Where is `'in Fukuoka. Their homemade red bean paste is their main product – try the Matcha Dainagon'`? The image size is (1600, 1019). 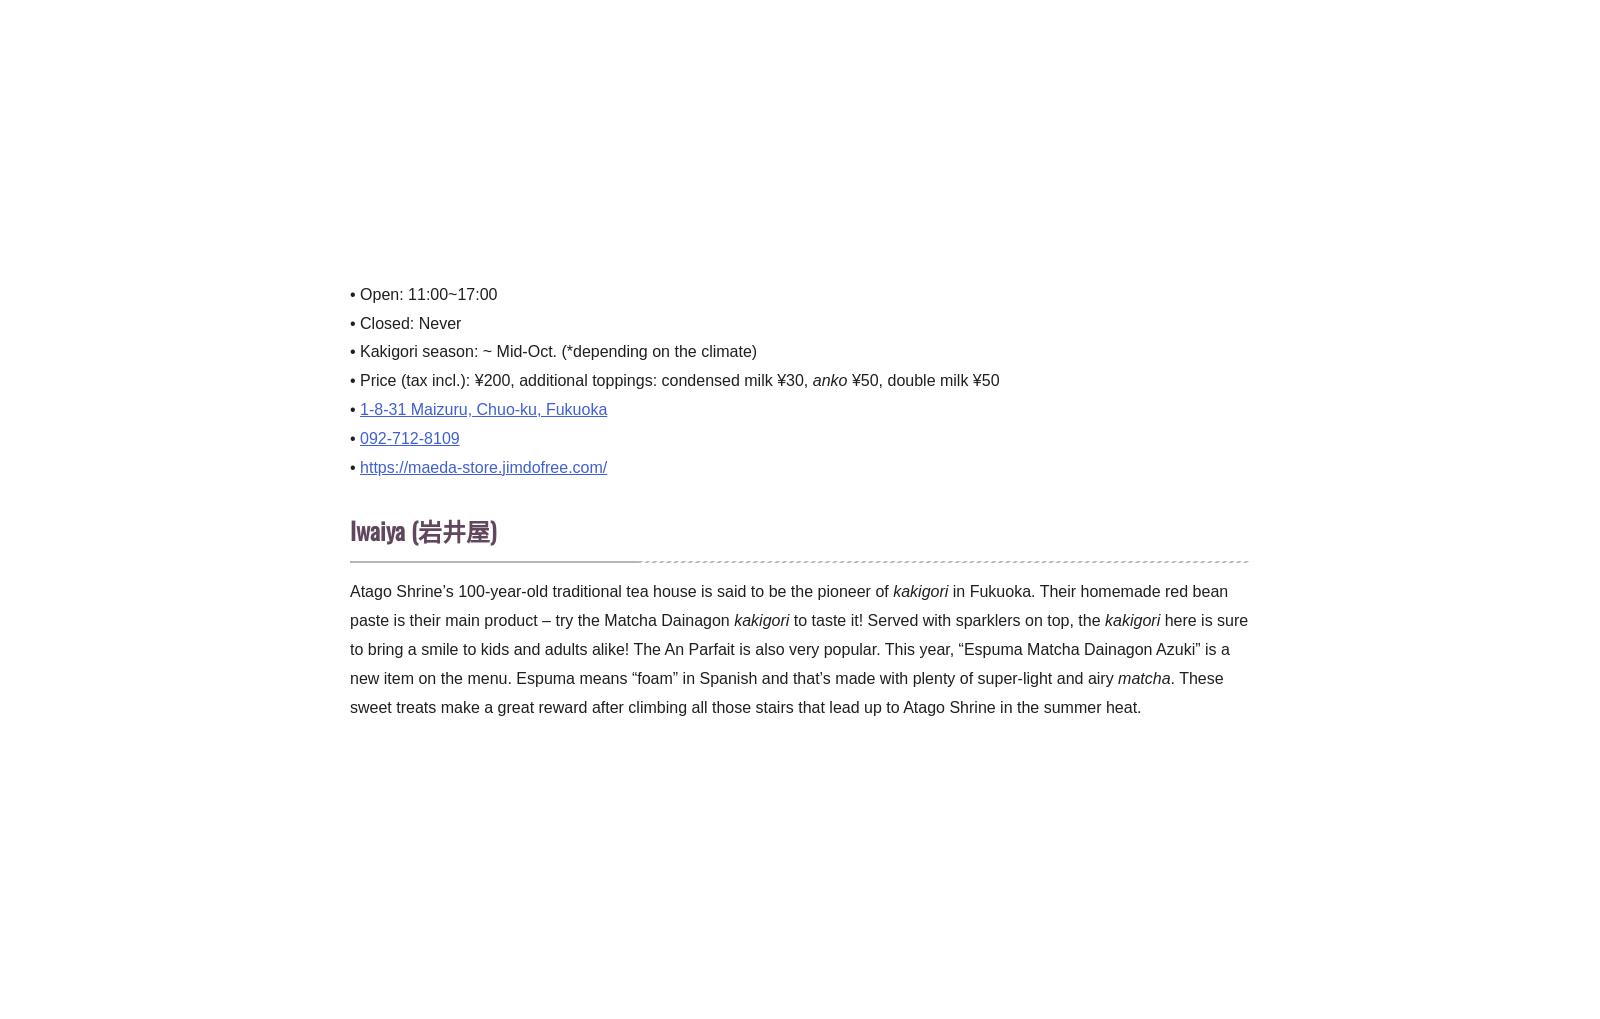
'in Fukuoka. Their homemade red bean paste is their main product – try the Matcha Dainagon' is located at coordinates (788, 605).